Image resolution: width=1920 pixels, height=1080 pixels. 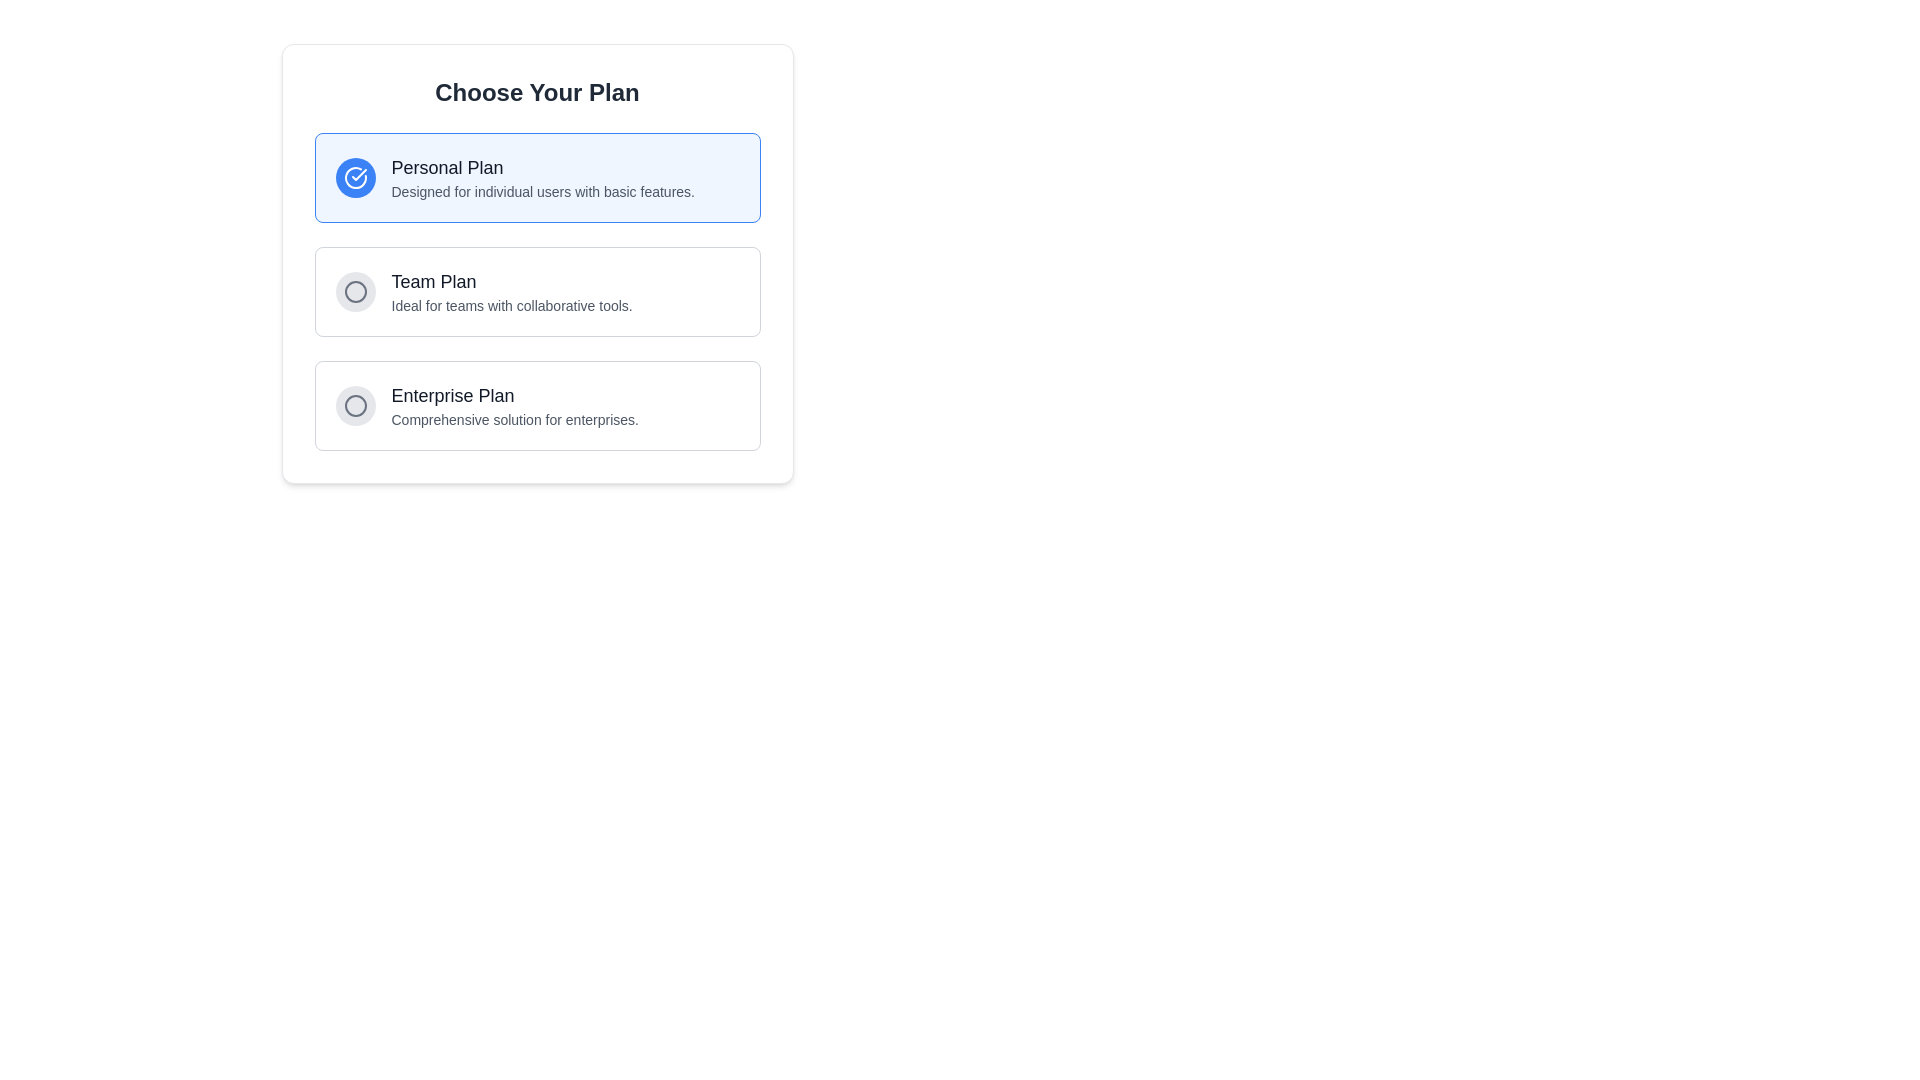 What do you see at coordinates (355, 292) in the screenshot?
I see `the circular grayscale graphical badge located centrally on the Team Plan option within the selection box` at bounding box center [355, 292].